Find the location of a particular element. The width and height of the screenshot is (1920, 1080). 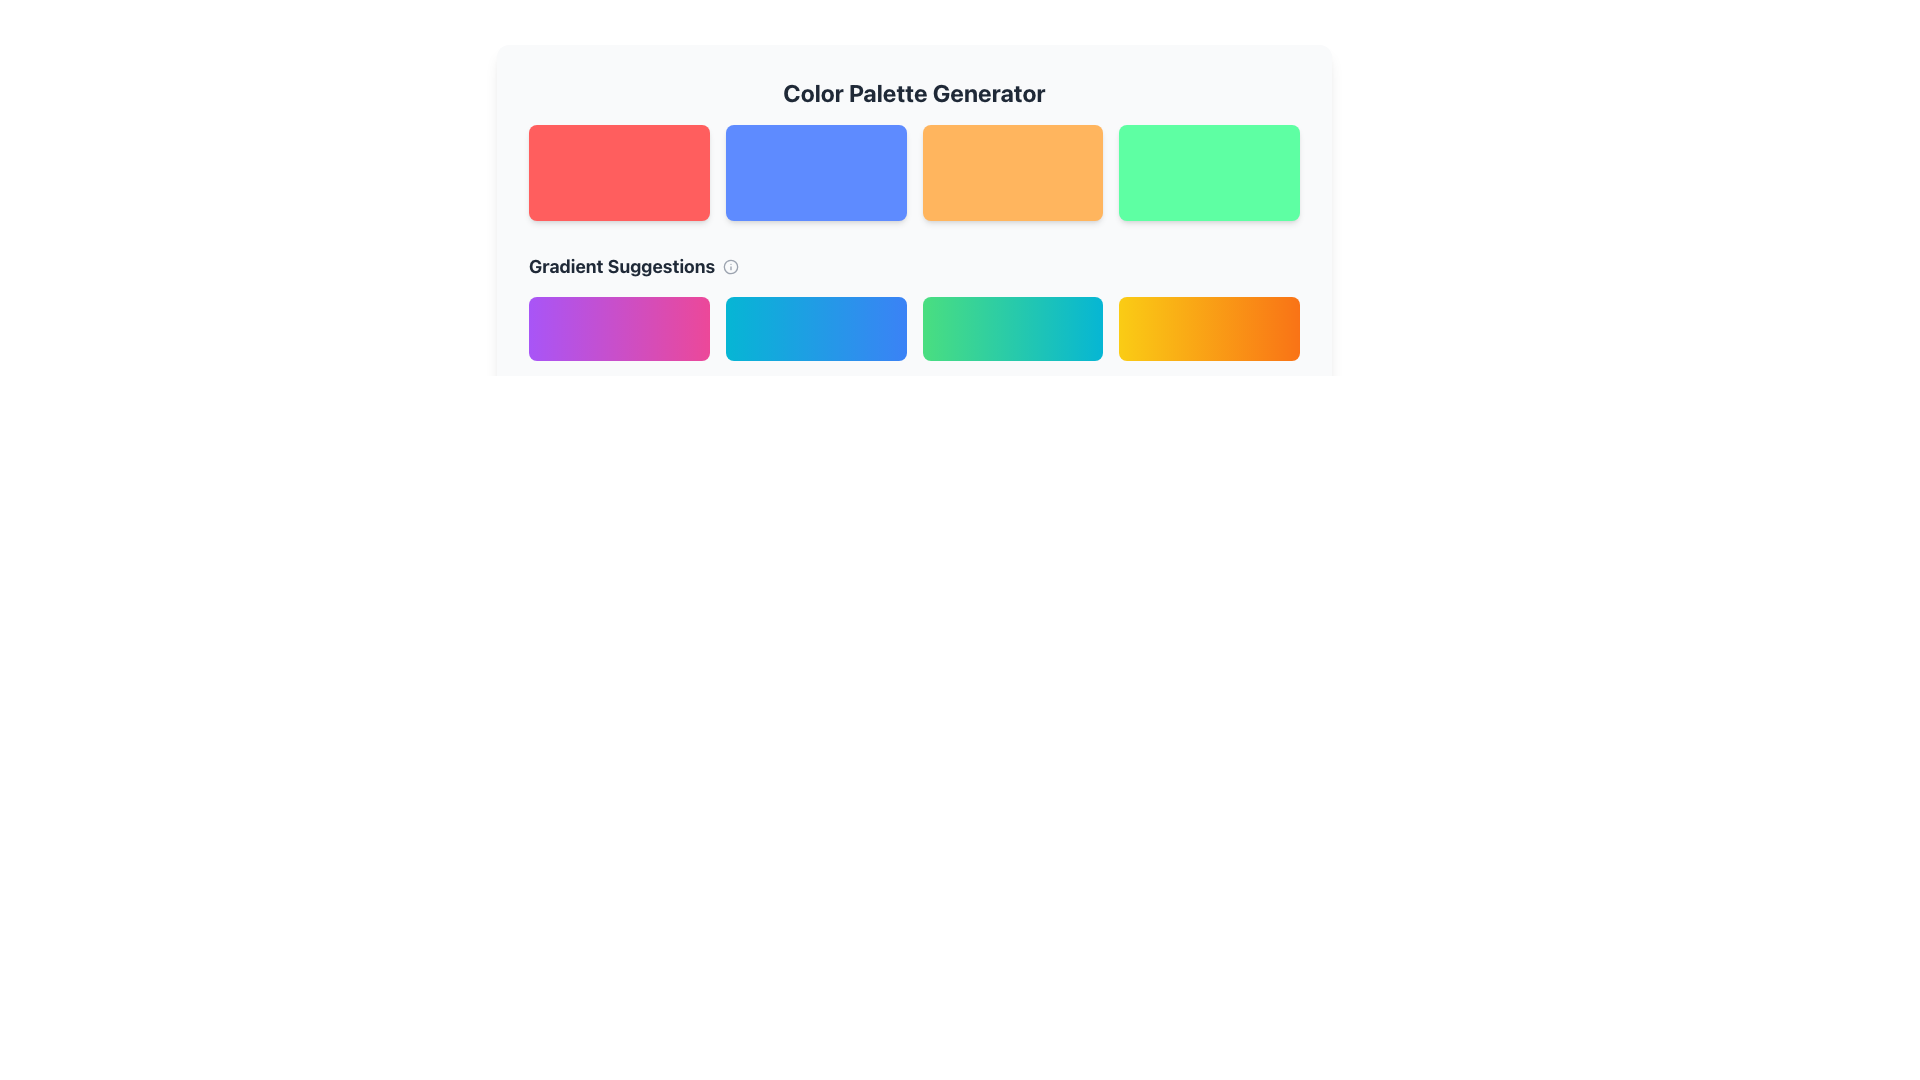

the bold, large heading 'Color Palette Generator' located at the top of the interface to trigger any hover-based effects is located at coordinates (913, 92).